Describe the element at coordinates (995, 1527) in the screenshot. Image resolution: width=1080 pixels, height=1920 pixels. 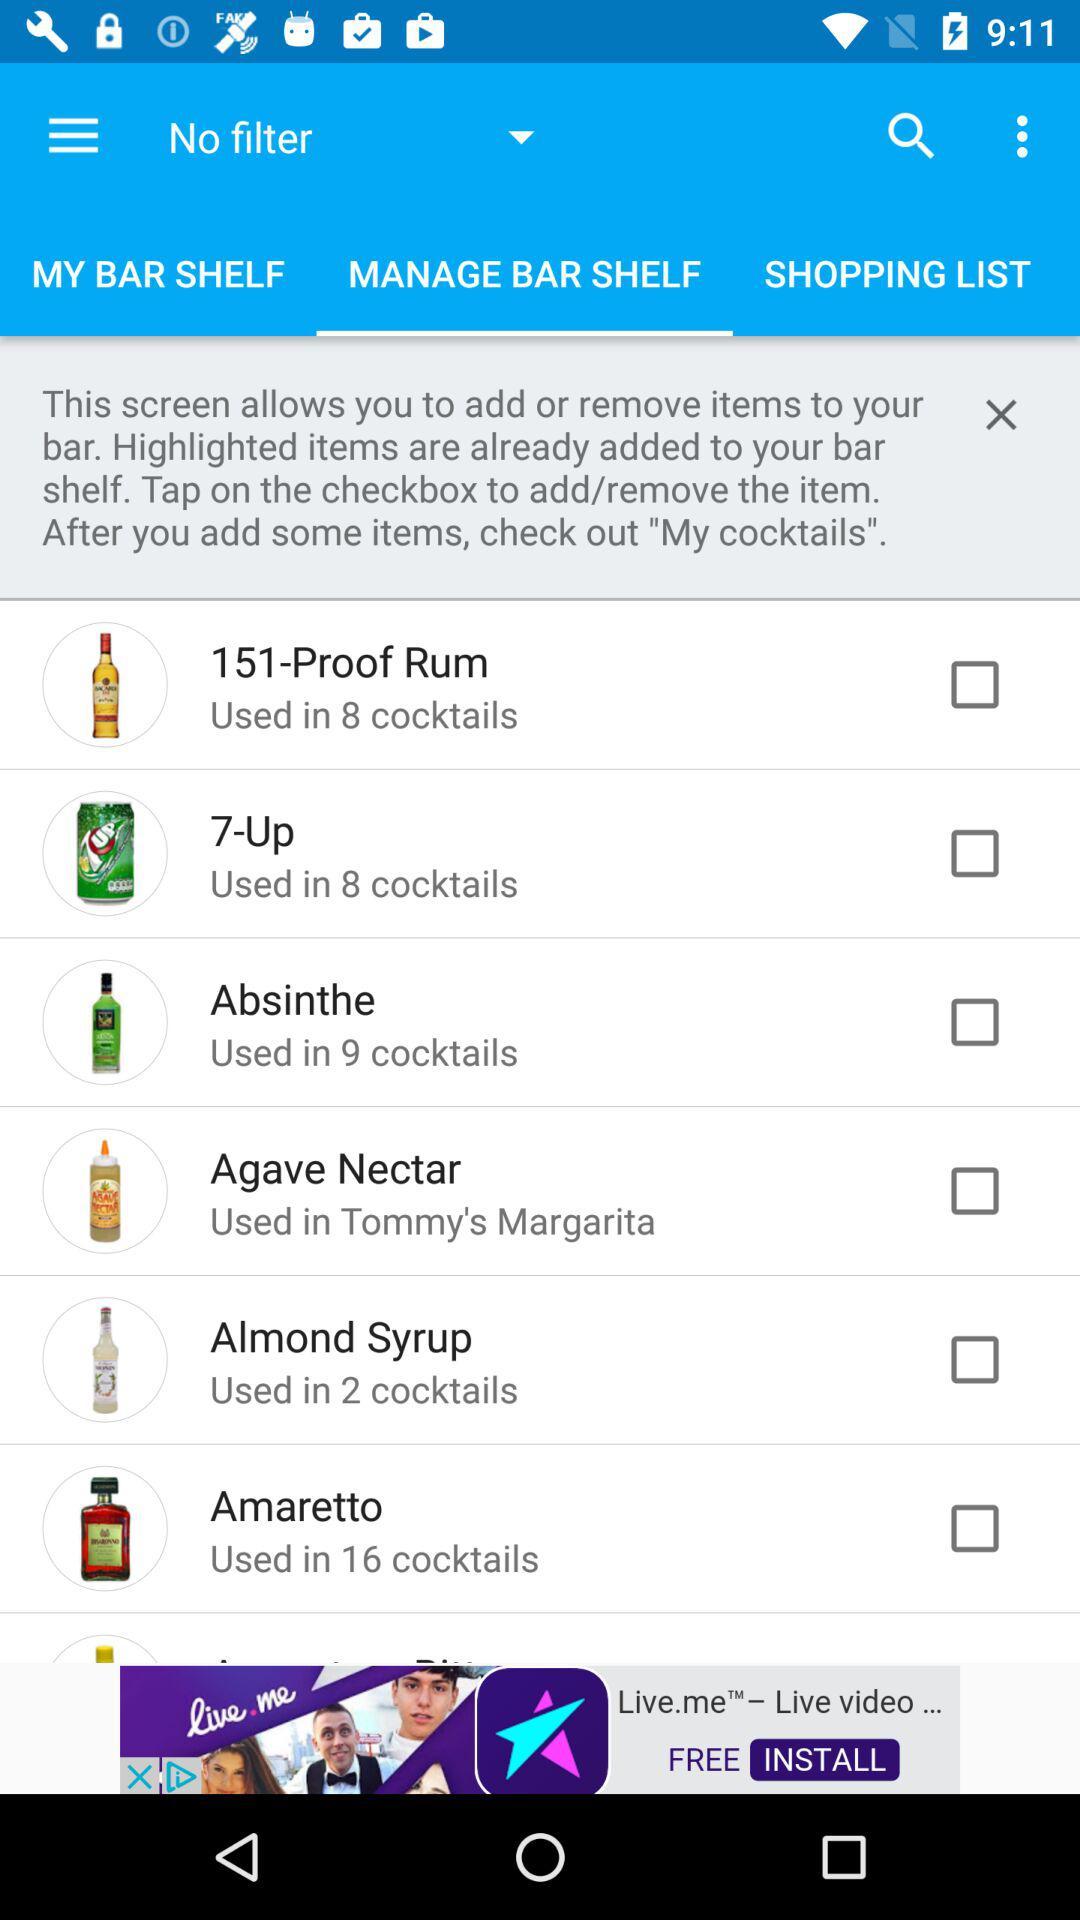
I see `item` at that location.